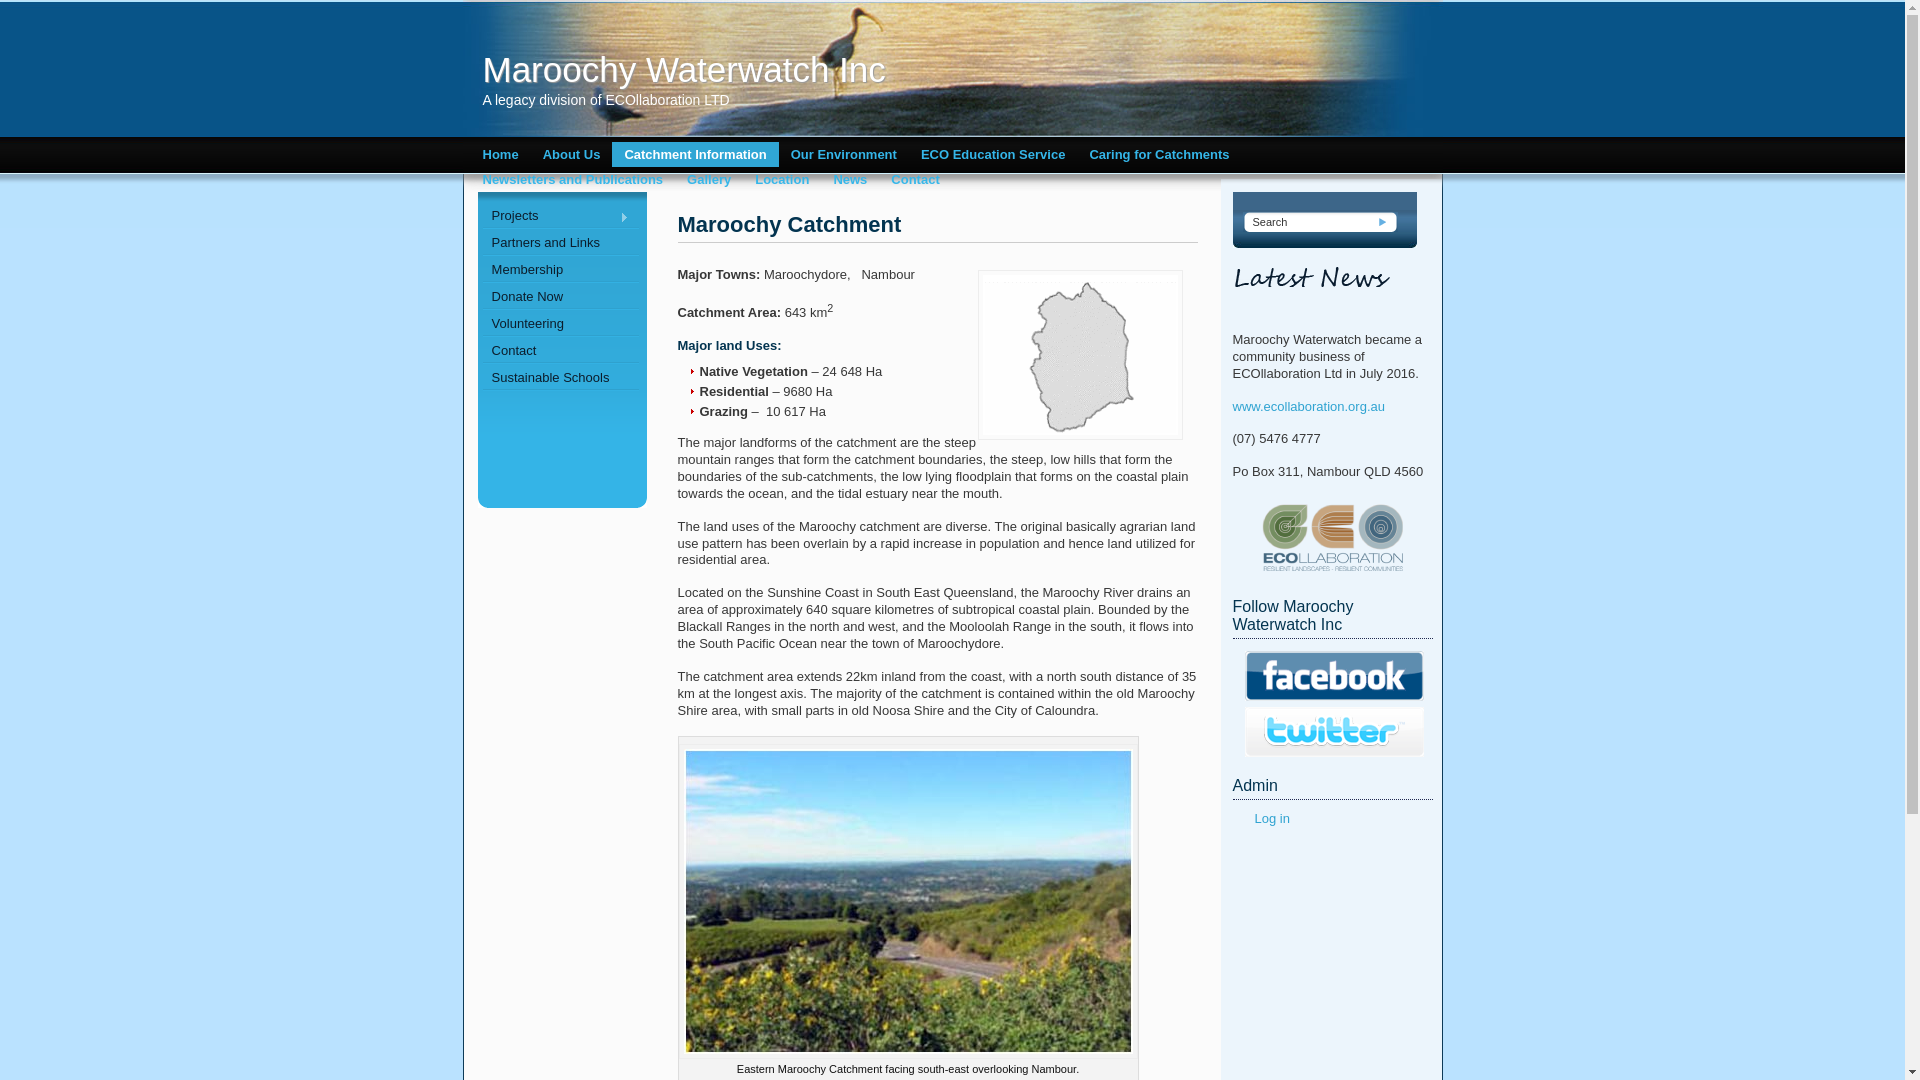  I want to click on 'Location', so click(781, 178).